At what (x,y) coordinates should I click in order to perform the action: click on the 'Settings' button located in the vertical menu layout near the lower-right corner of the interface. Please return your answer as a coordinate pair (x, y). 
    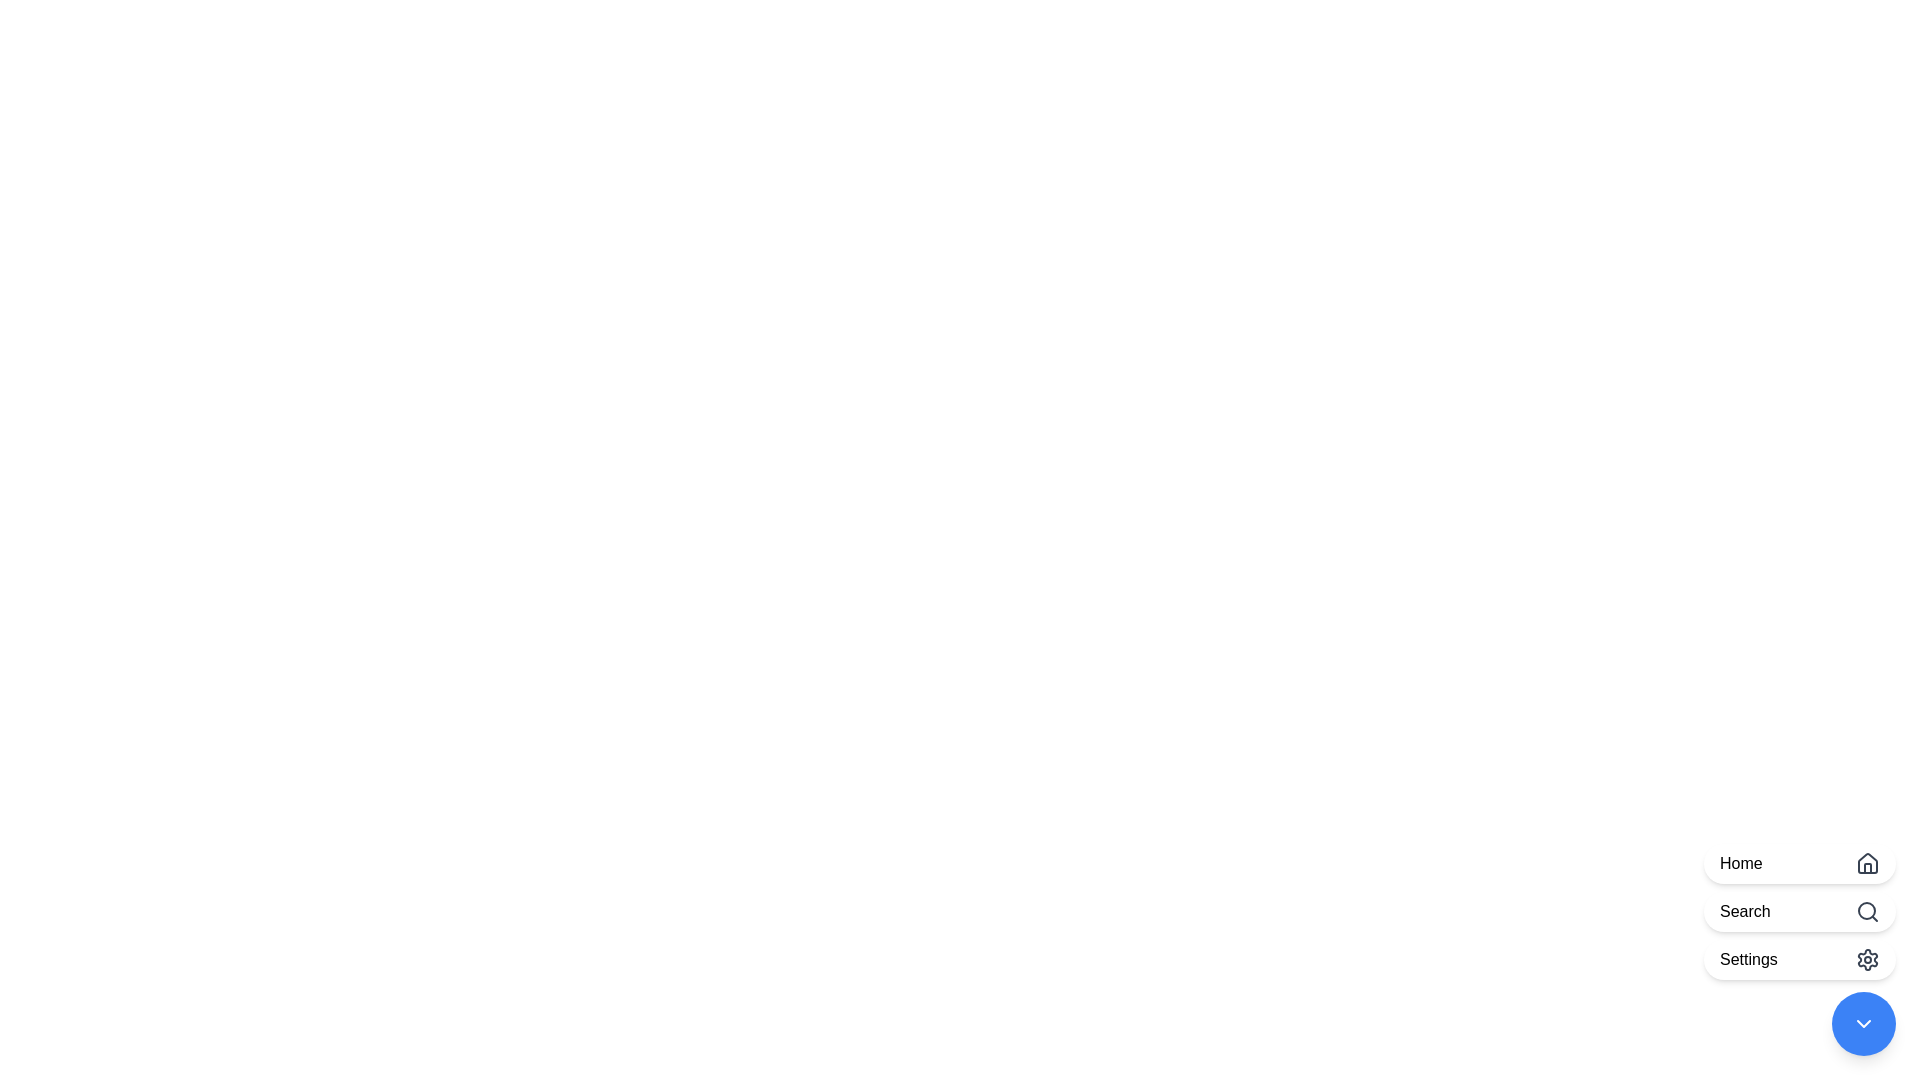
    Looking at the image, I should click on (1747, 959).